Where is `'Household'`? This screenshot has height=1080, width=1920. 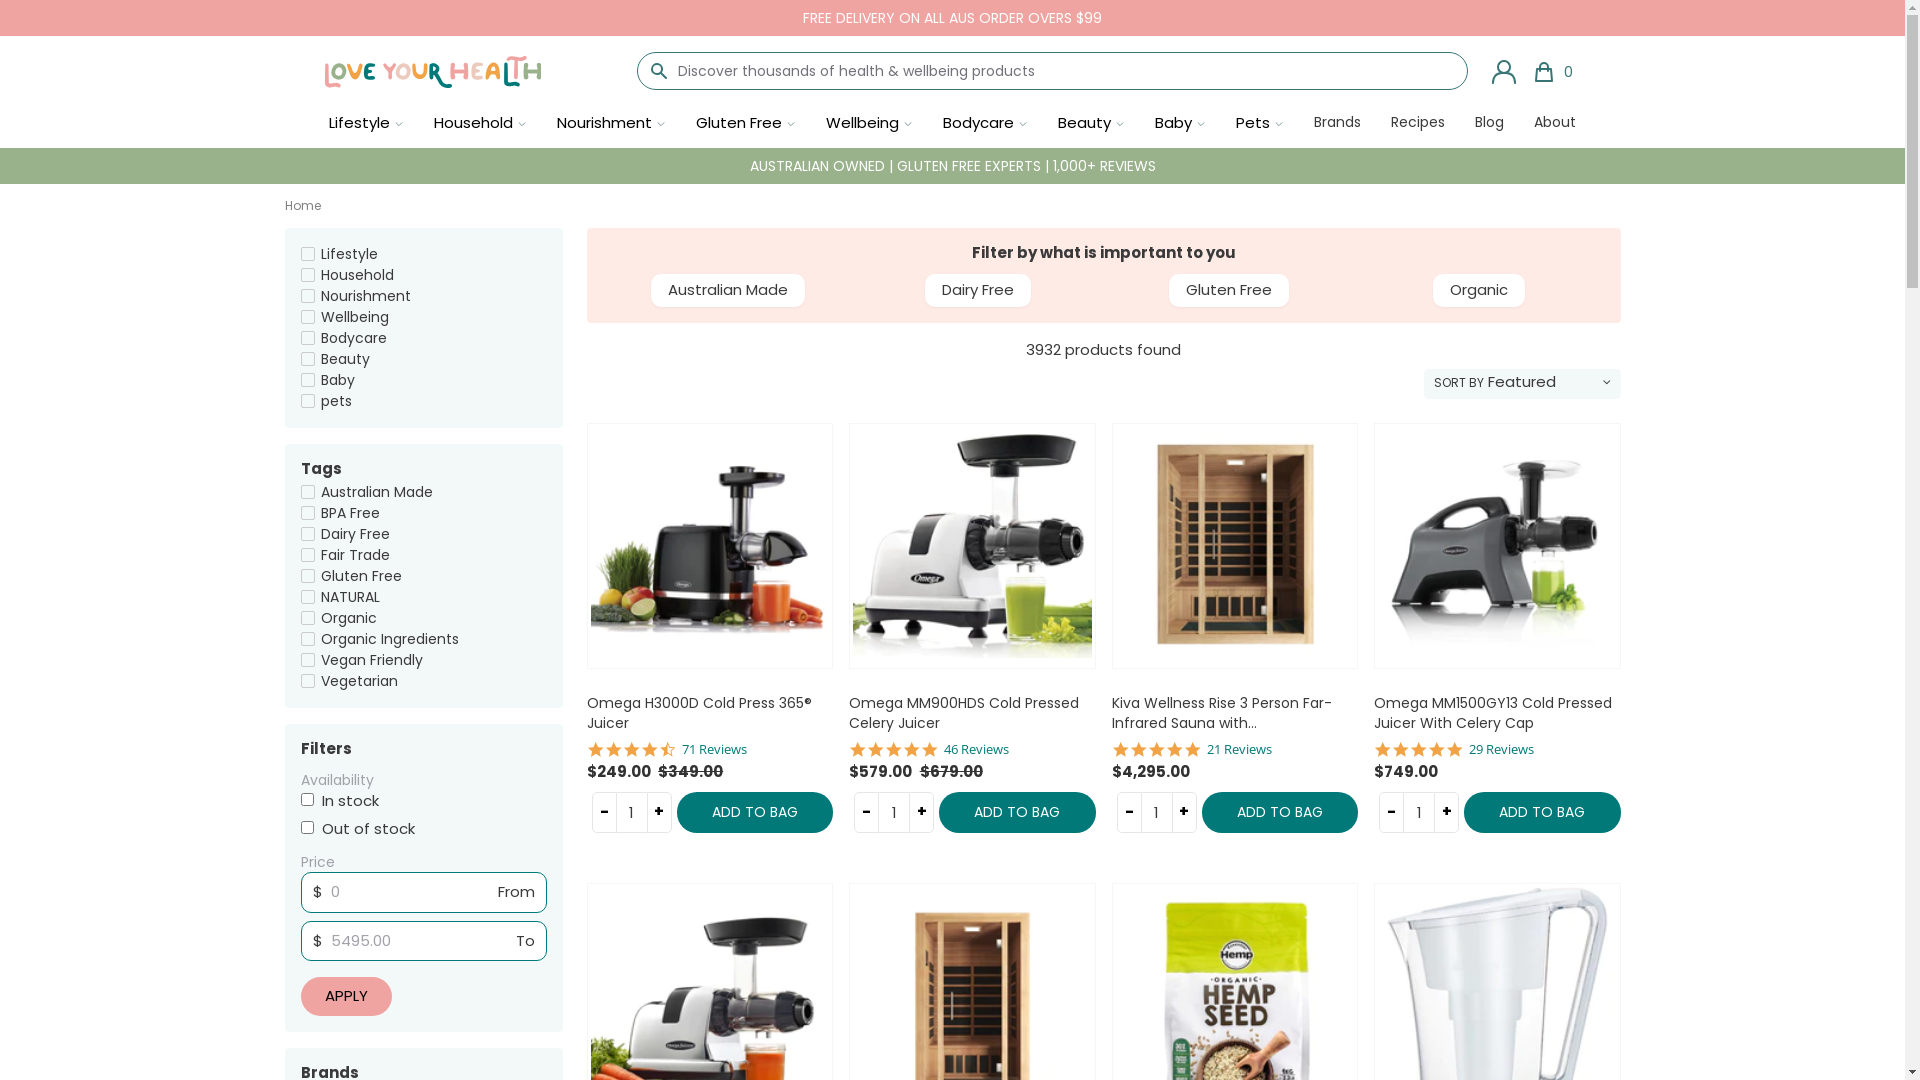
'Household' is located at coordinates (480, 123).